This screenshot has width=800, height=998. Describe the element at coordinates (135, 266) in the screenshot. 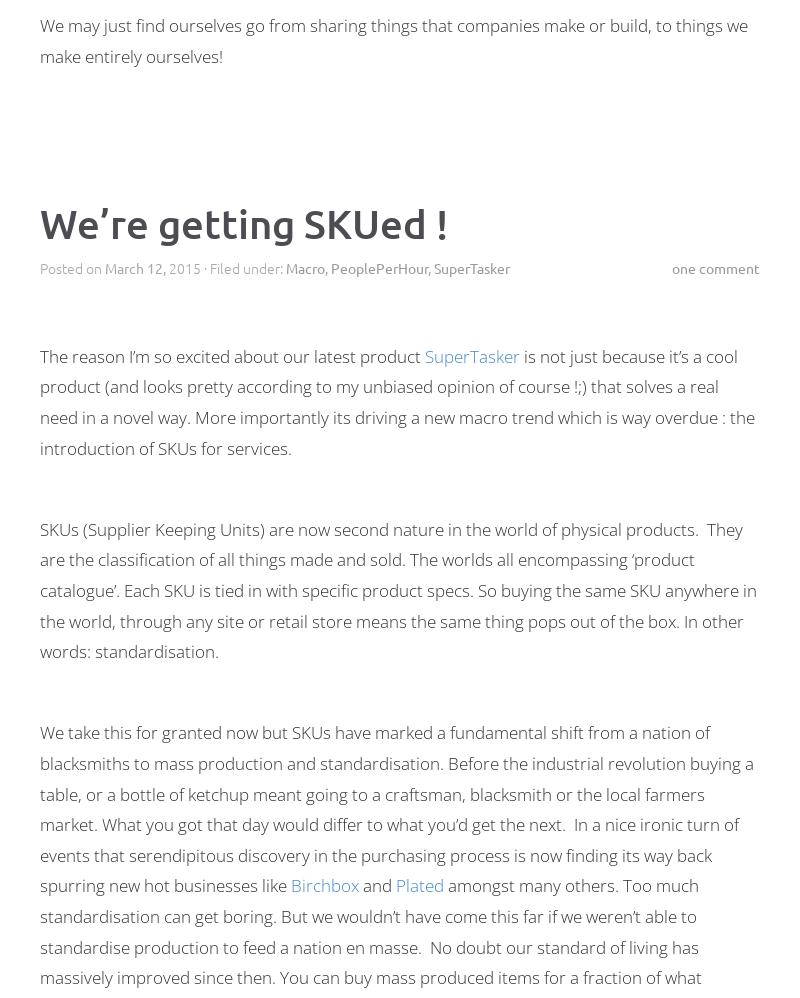

I see `'March 12,'` at that location.